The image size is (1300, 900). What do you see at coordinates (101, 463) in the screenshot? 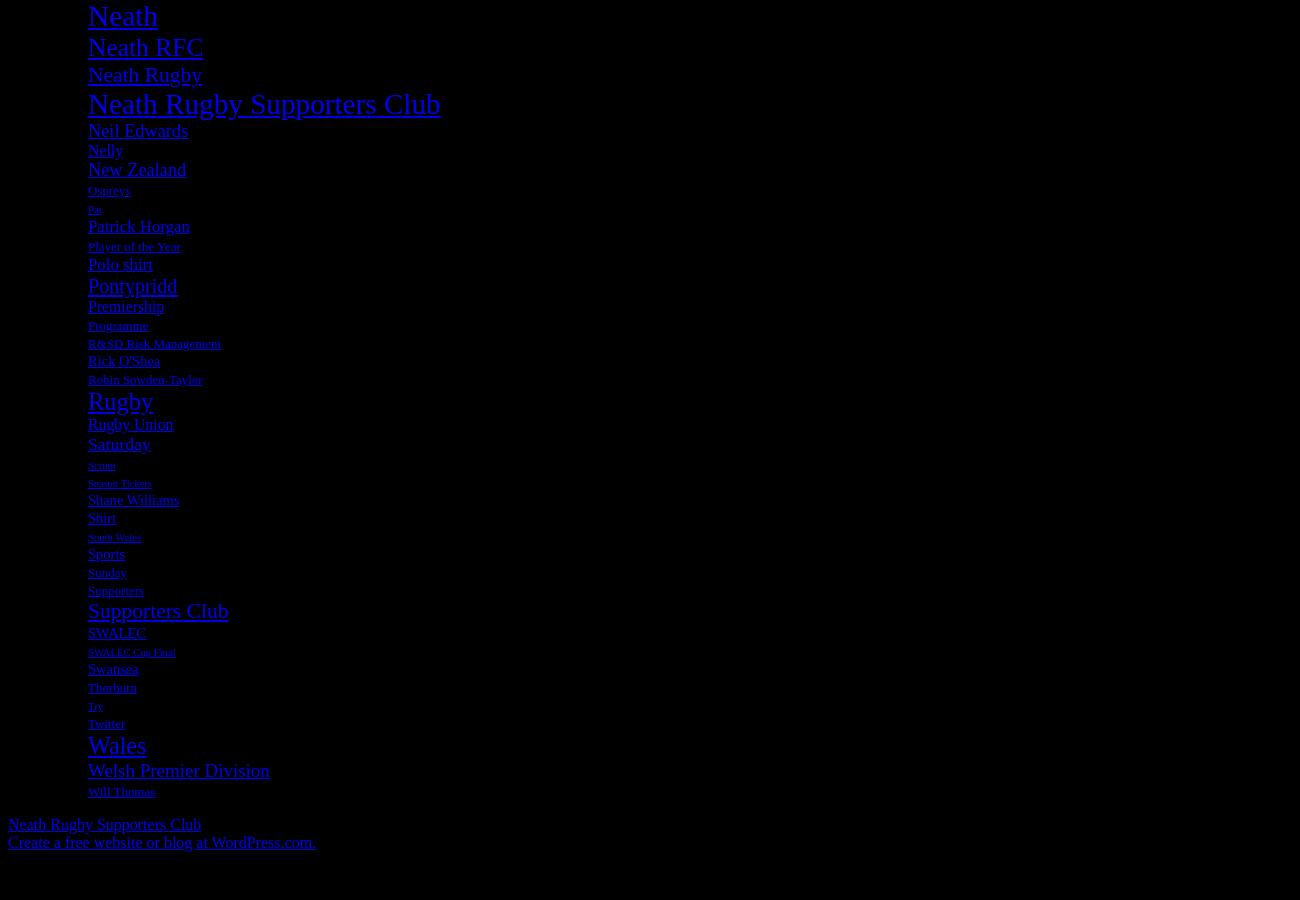
I see `'Scrum'` at bounding box center [101, 463].